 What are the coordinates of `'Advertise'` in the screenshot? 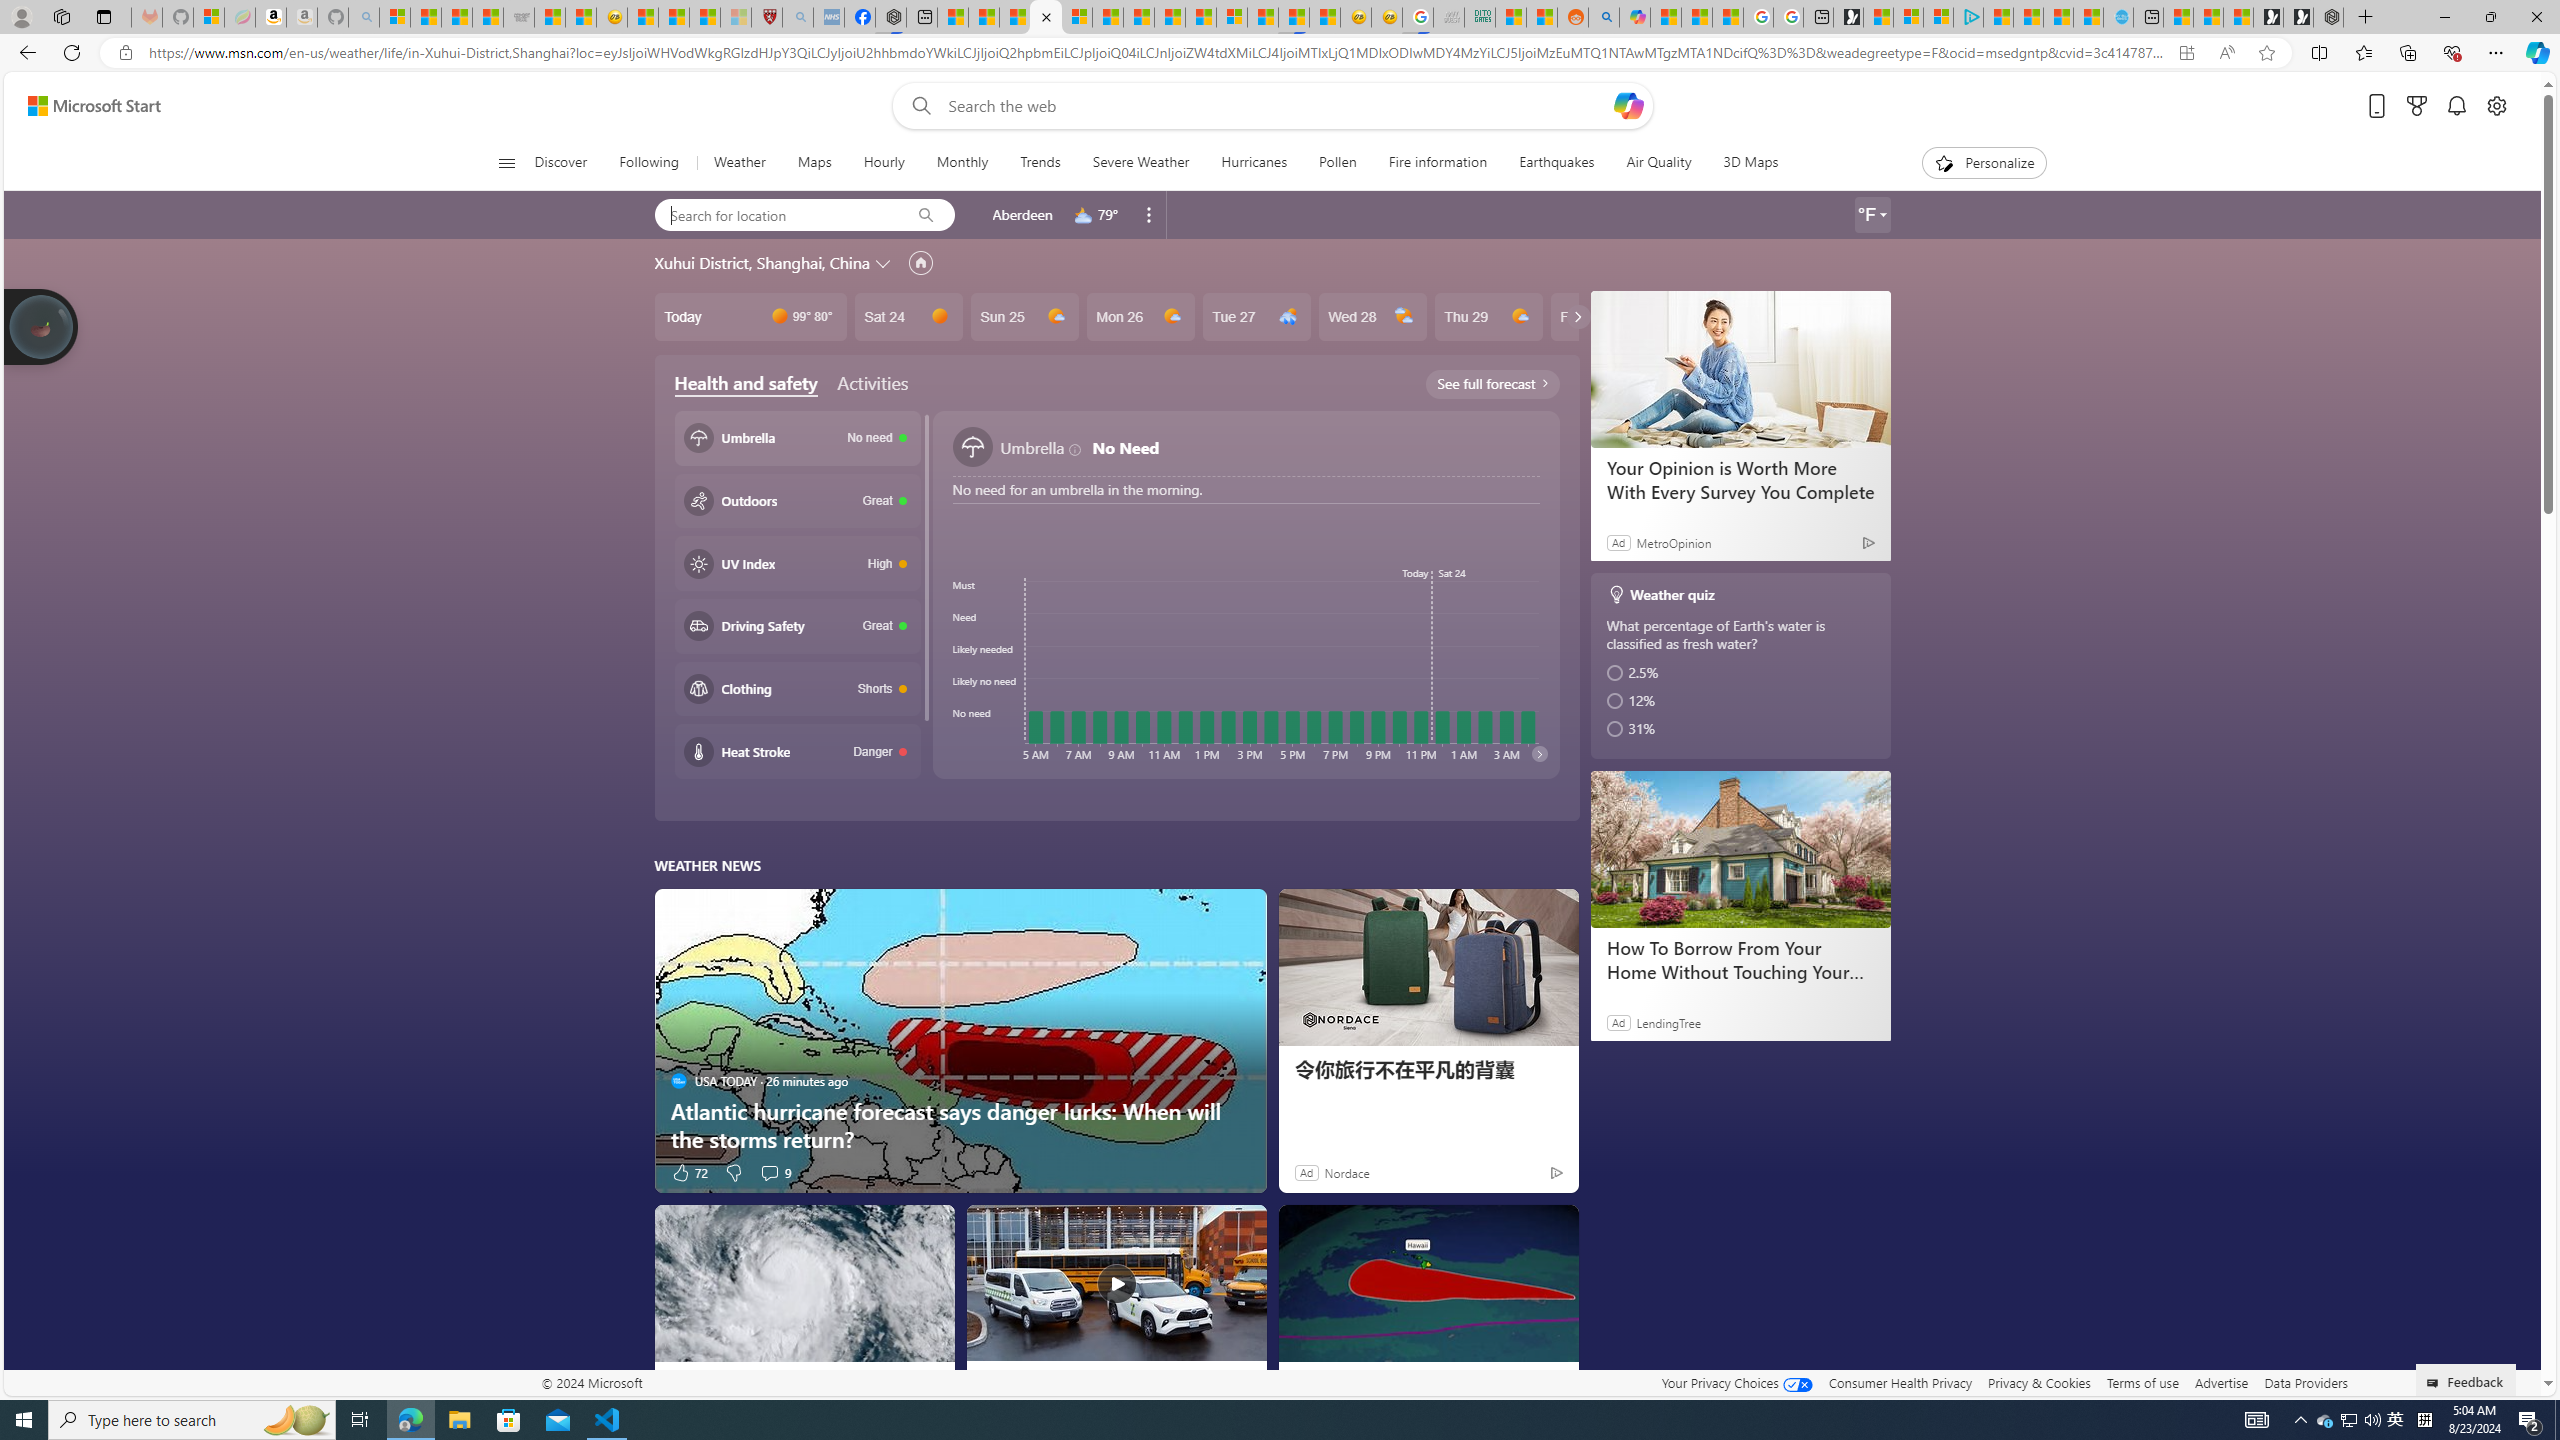 It's located at (2221, 1382).